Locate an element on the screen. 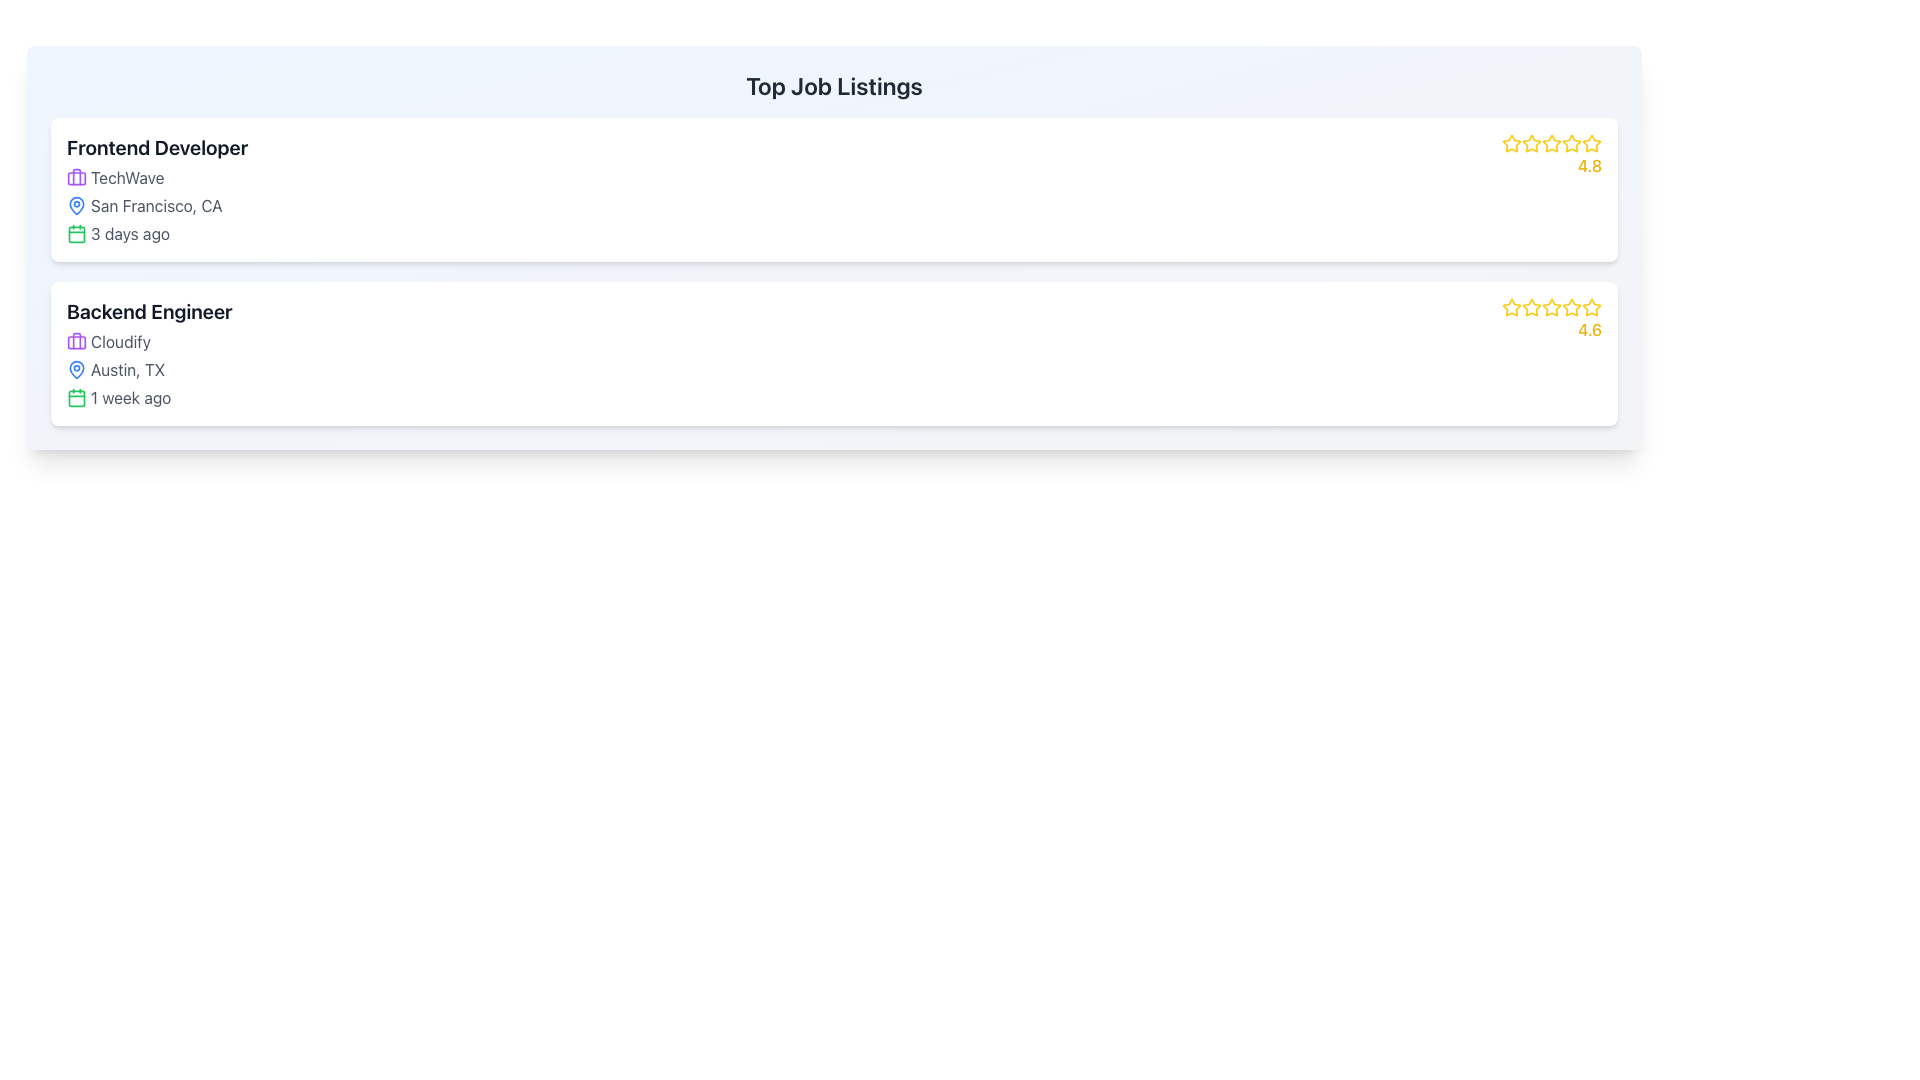 The image size is (1920, 1080). the calendar icon with a green outline located to the left of the text '1 week ago' is located at coordinates (76, 397).